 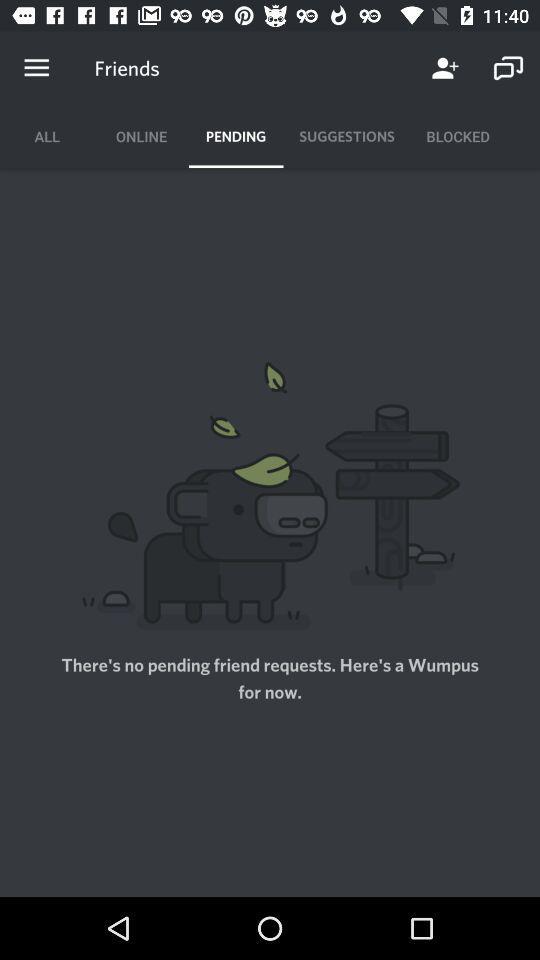 What do you see at coordinates (508, 68) in the screenshot?
I see `item above the blocked icon` at bounding box center [508, 68].